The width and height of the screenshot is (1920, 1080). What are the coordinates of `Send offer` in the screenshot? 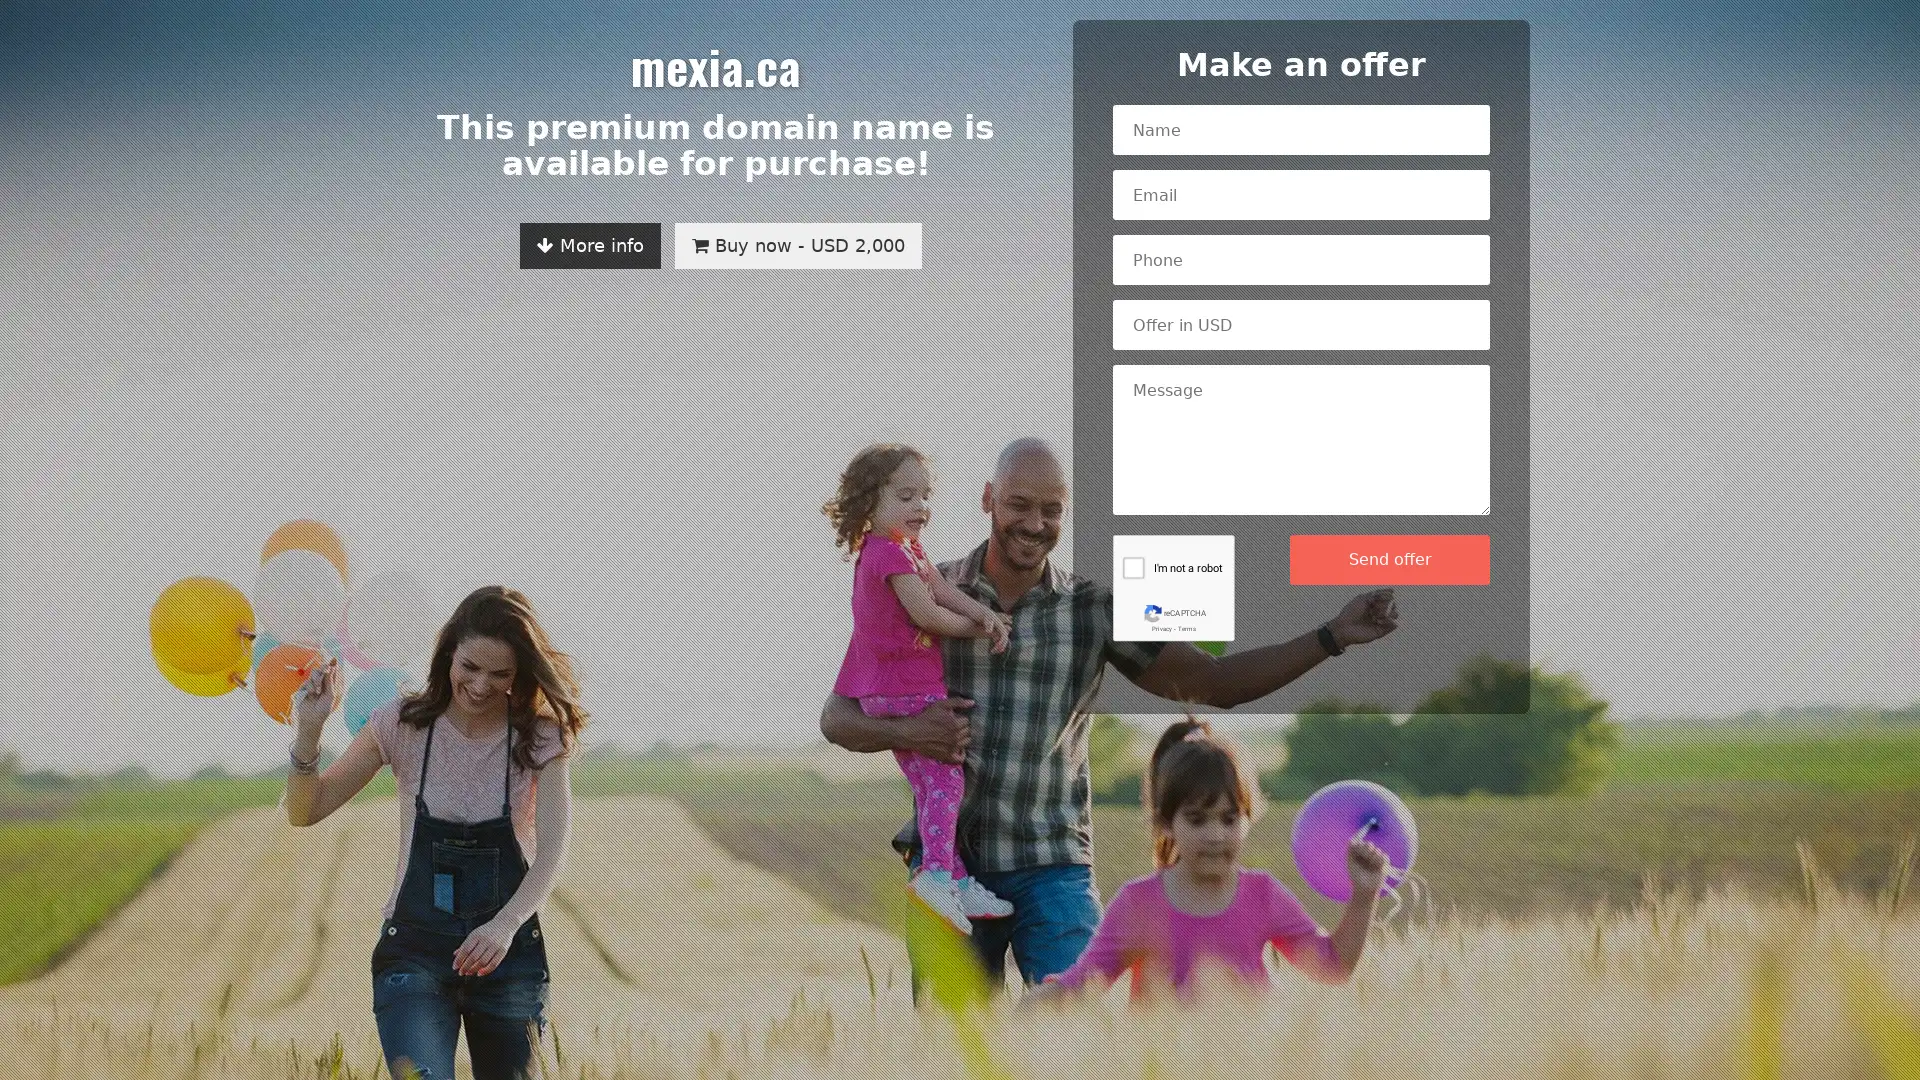 It's located at (1389, 559).